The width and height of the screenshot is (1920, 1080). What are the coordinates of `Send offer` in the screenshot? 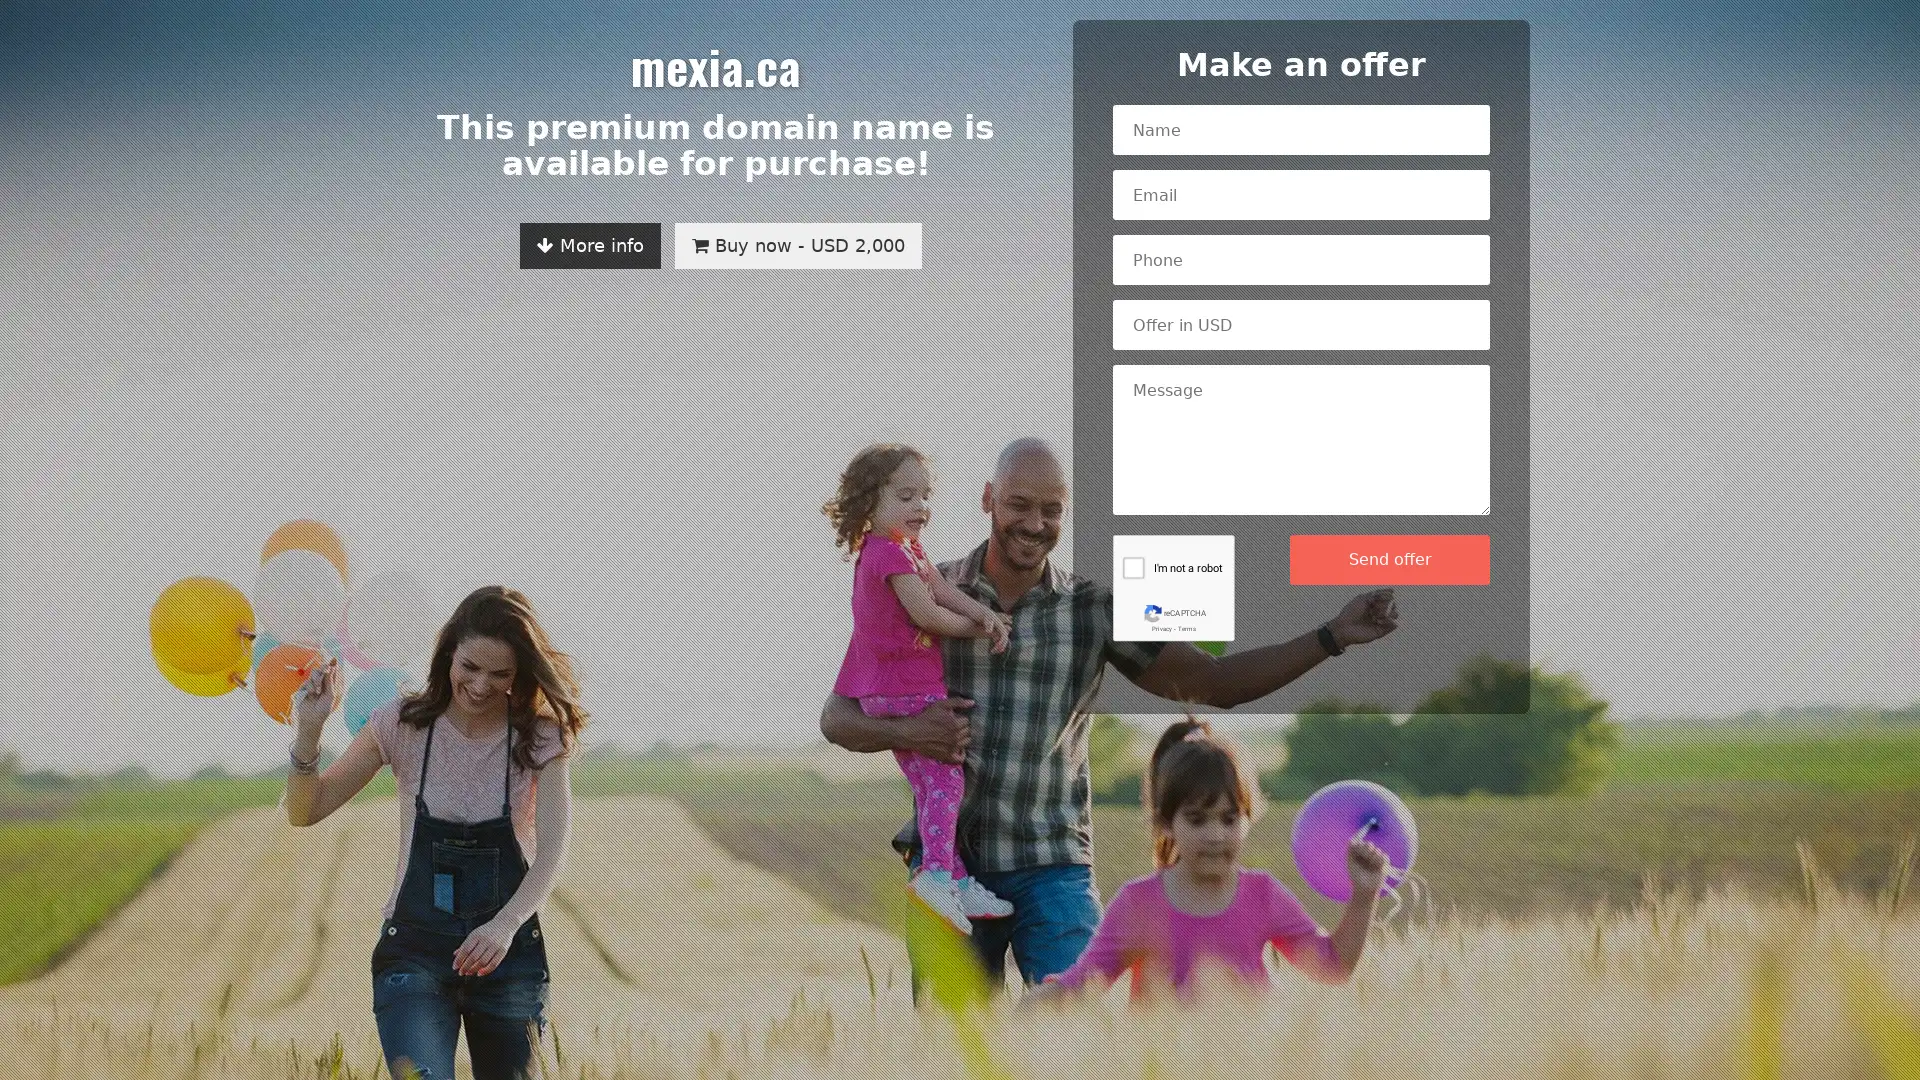 It's located at (1389, 559).